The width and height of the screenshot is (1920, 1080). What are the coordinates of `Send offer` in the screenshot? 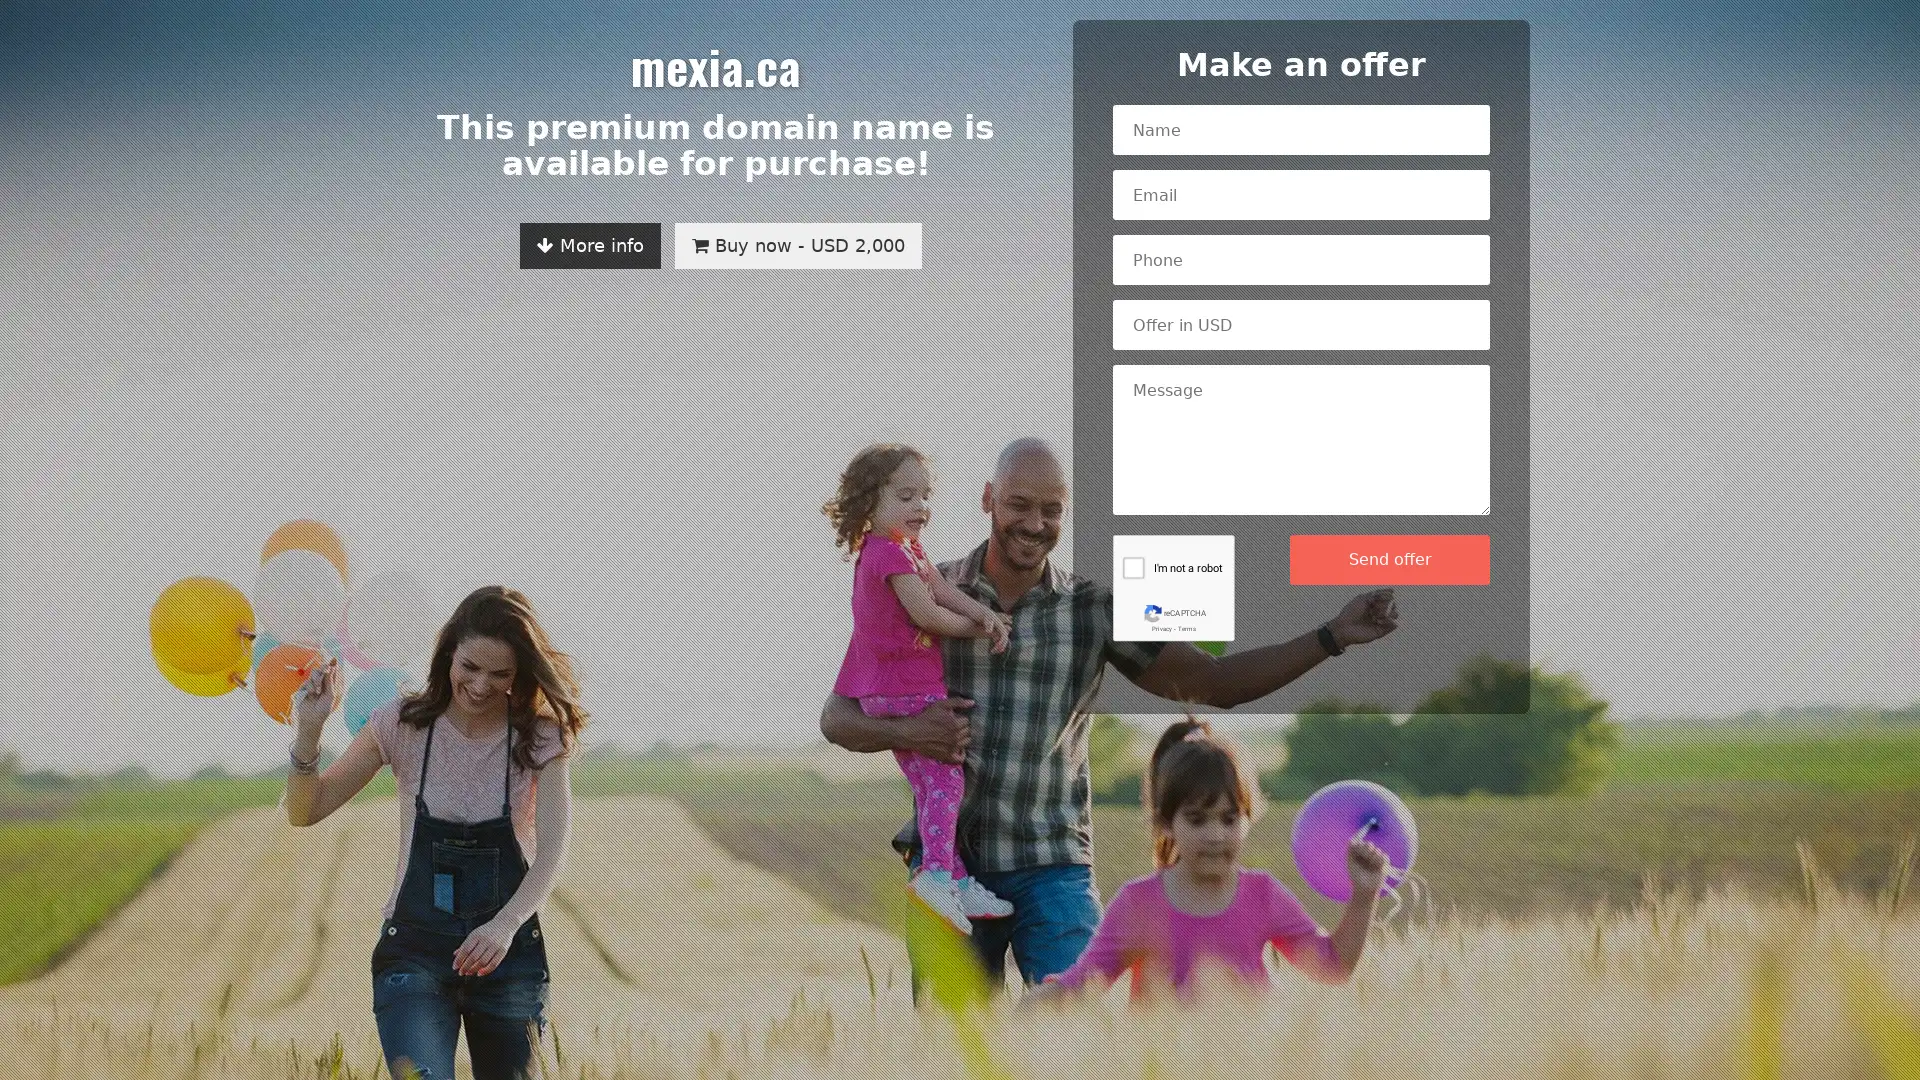 It's located at (1389, 559).